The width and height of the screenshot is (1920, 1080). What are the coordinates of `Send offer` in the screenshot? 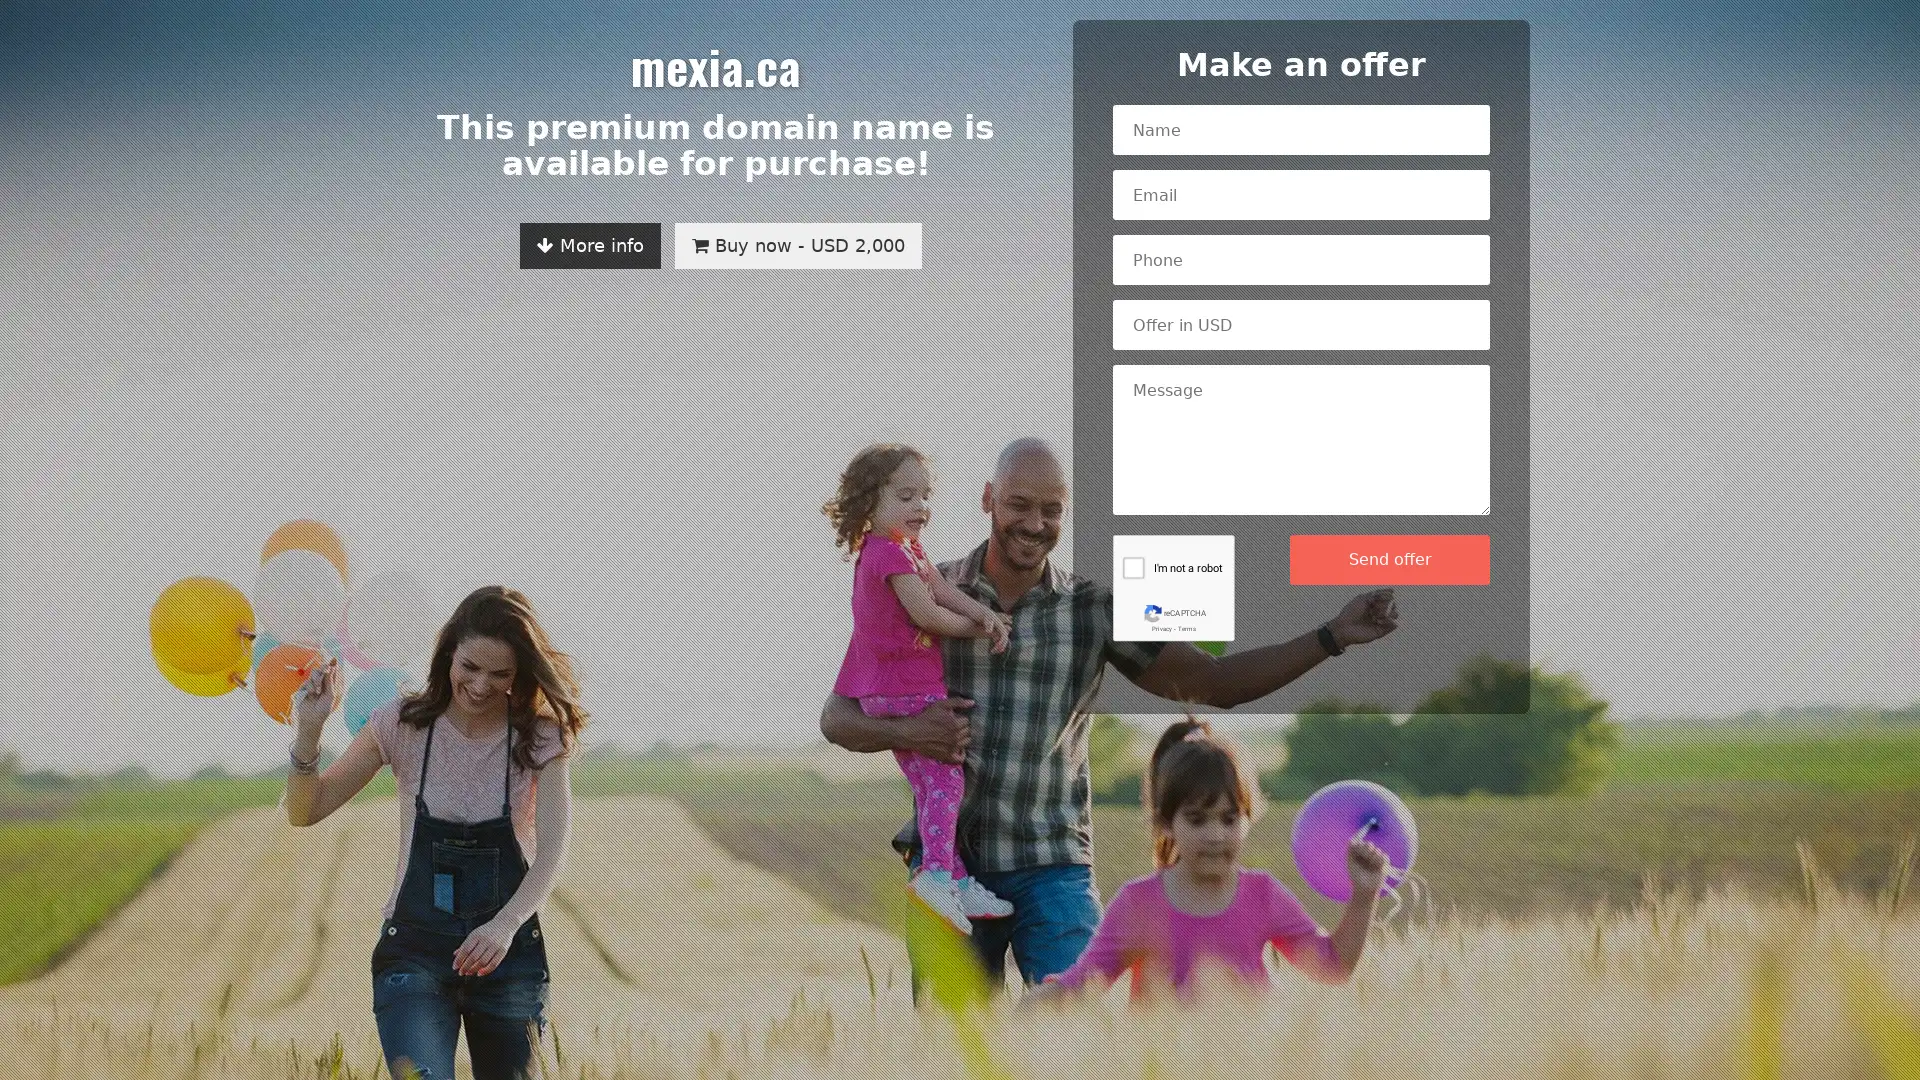 It's located at (1389, 559).